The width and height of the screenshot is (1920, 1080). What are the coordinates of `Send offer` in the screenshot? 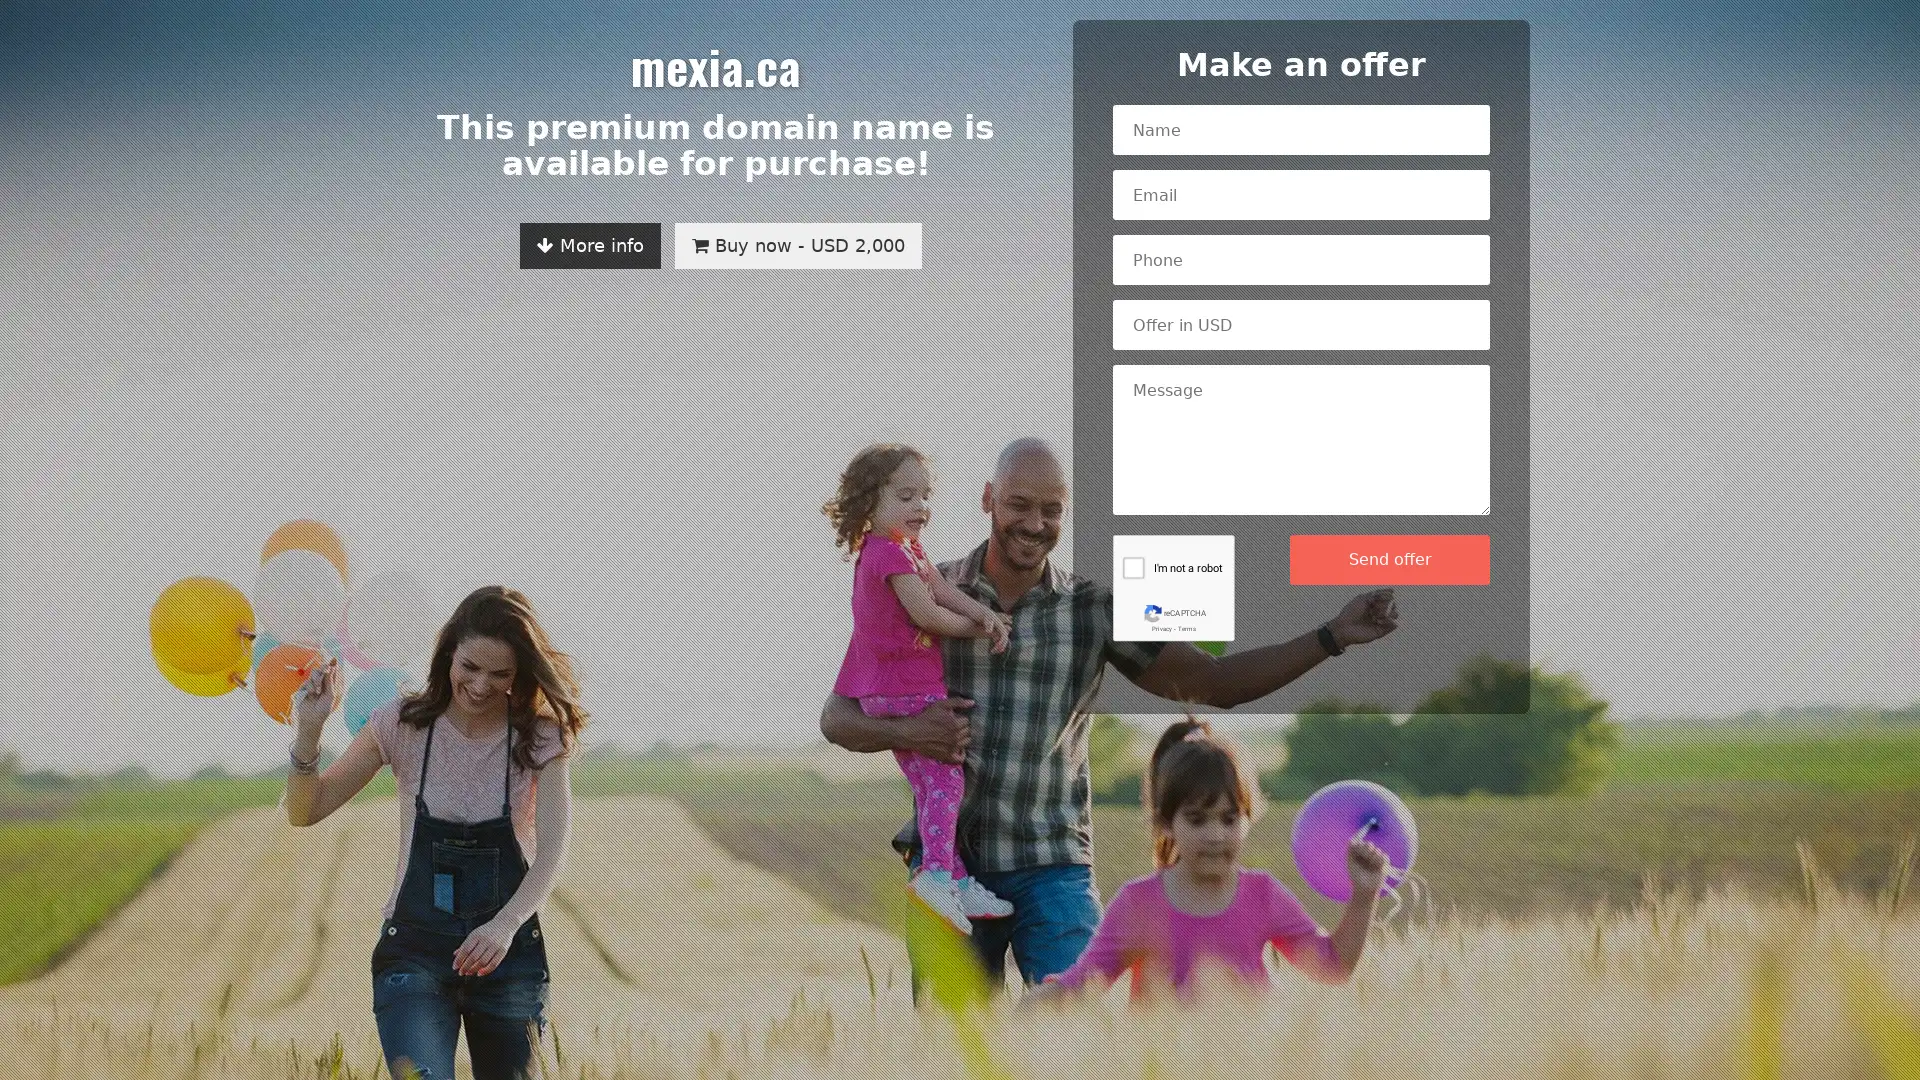 It's located at (1389, 559).